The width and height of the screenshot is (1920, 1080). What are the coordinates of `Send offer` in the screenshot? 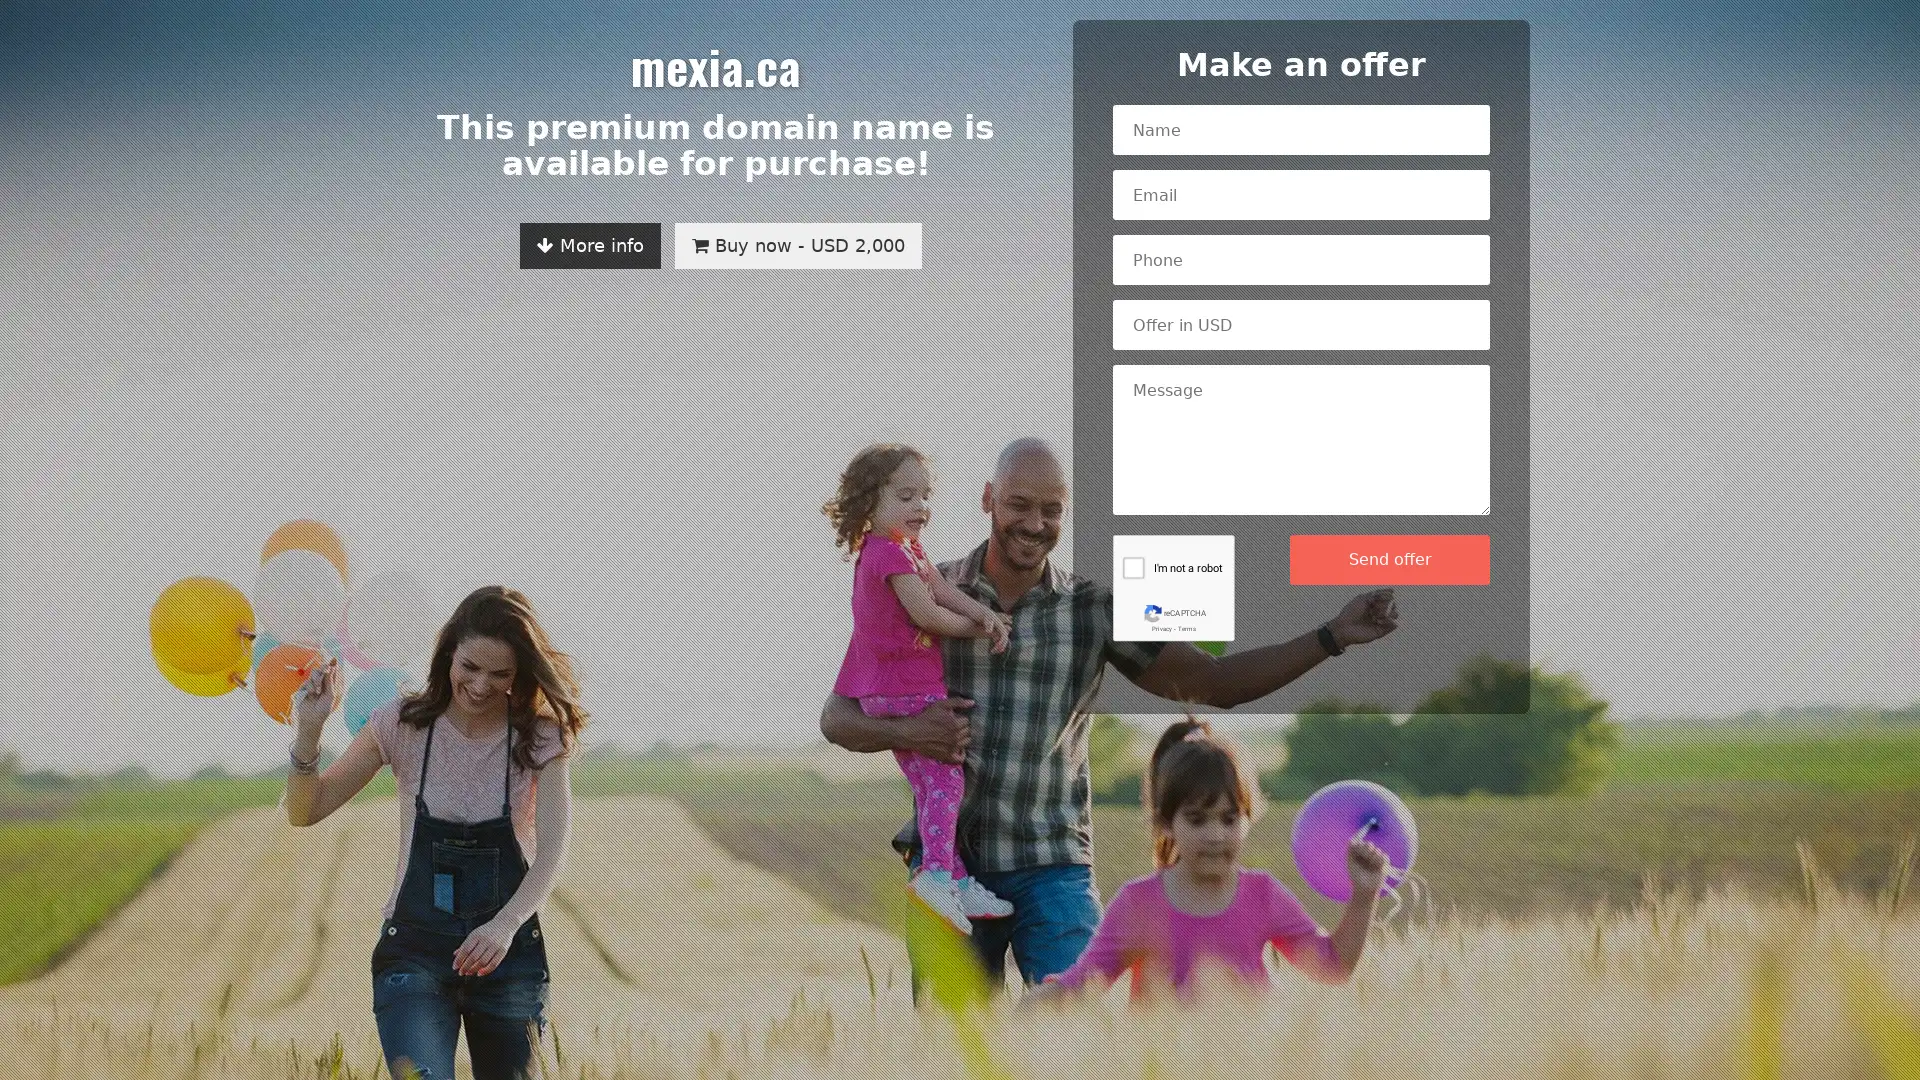 It's located at (1389, 559).